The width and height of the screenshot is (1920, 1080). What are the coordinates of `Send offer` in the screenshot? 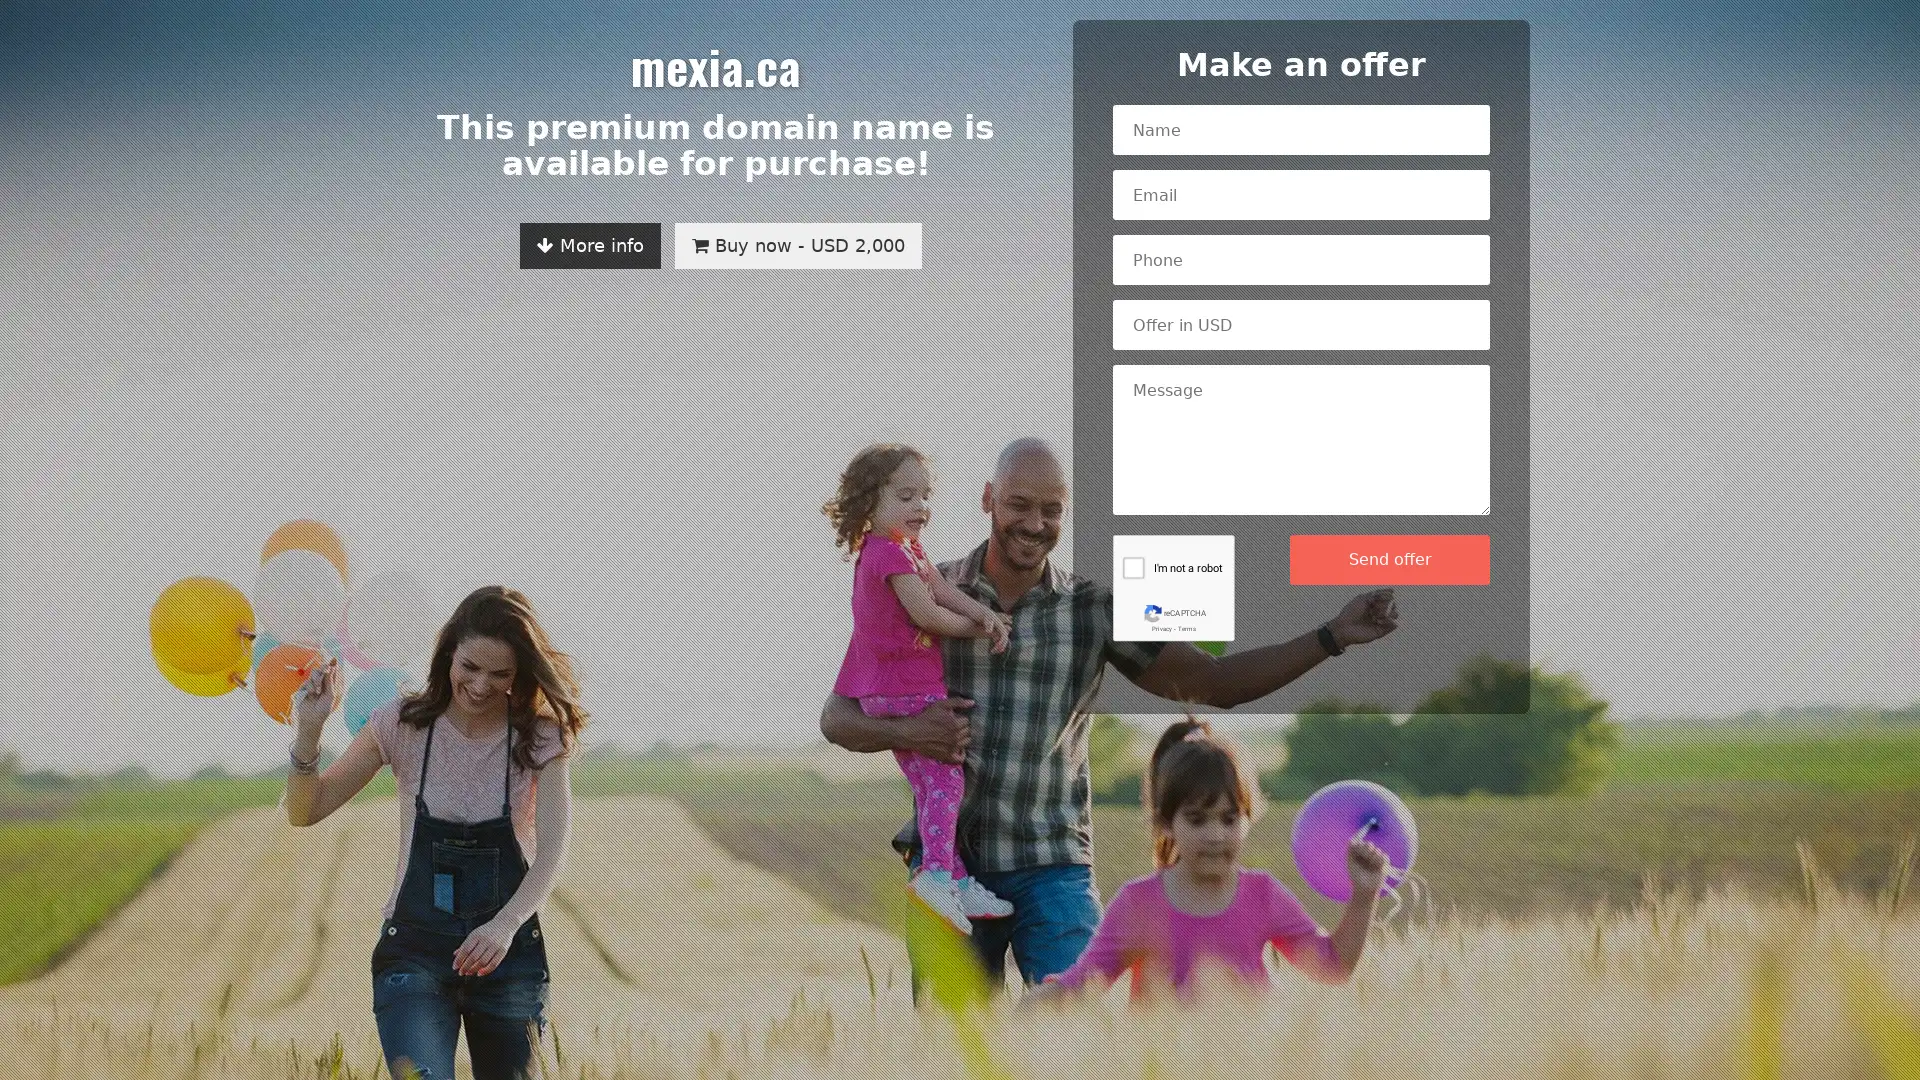 It's located at (1389, 559).